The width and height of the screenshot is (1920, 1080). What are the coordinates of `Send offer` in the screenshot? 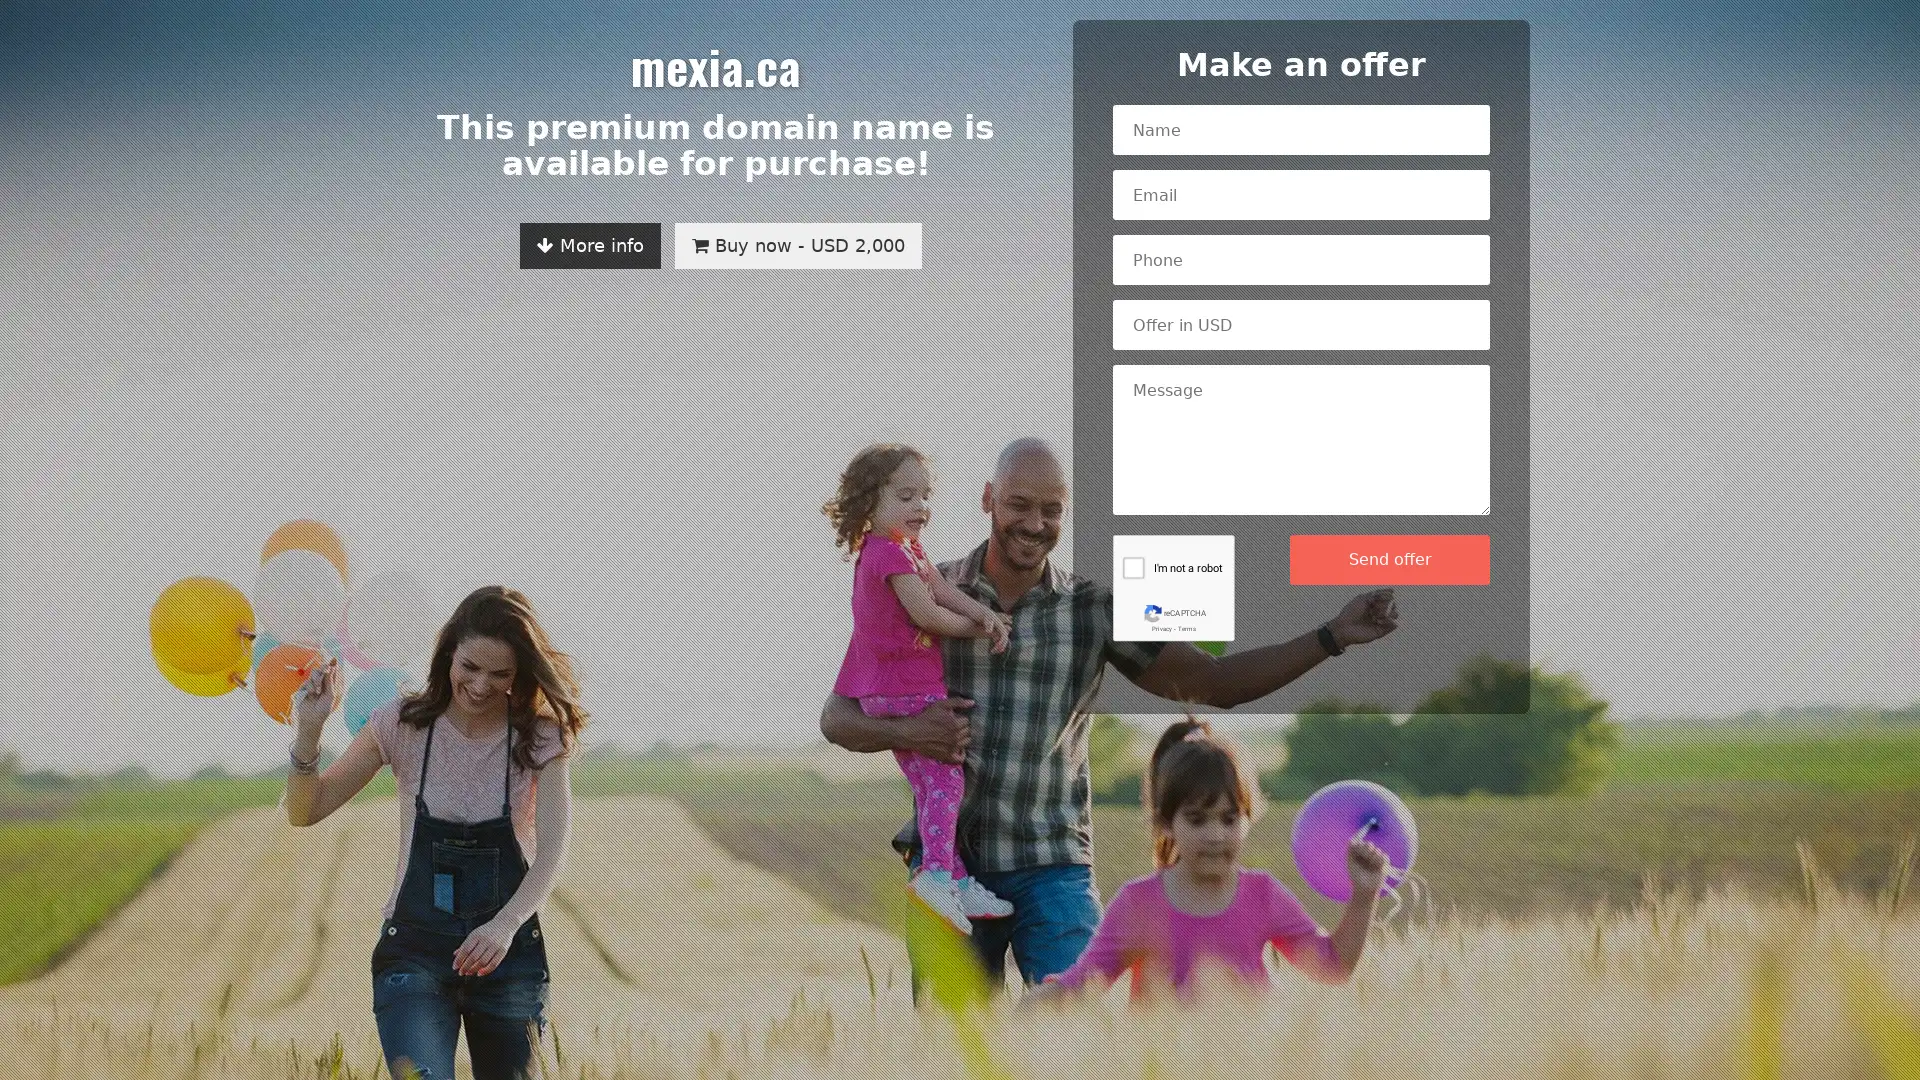 It's located at (1389, 559).